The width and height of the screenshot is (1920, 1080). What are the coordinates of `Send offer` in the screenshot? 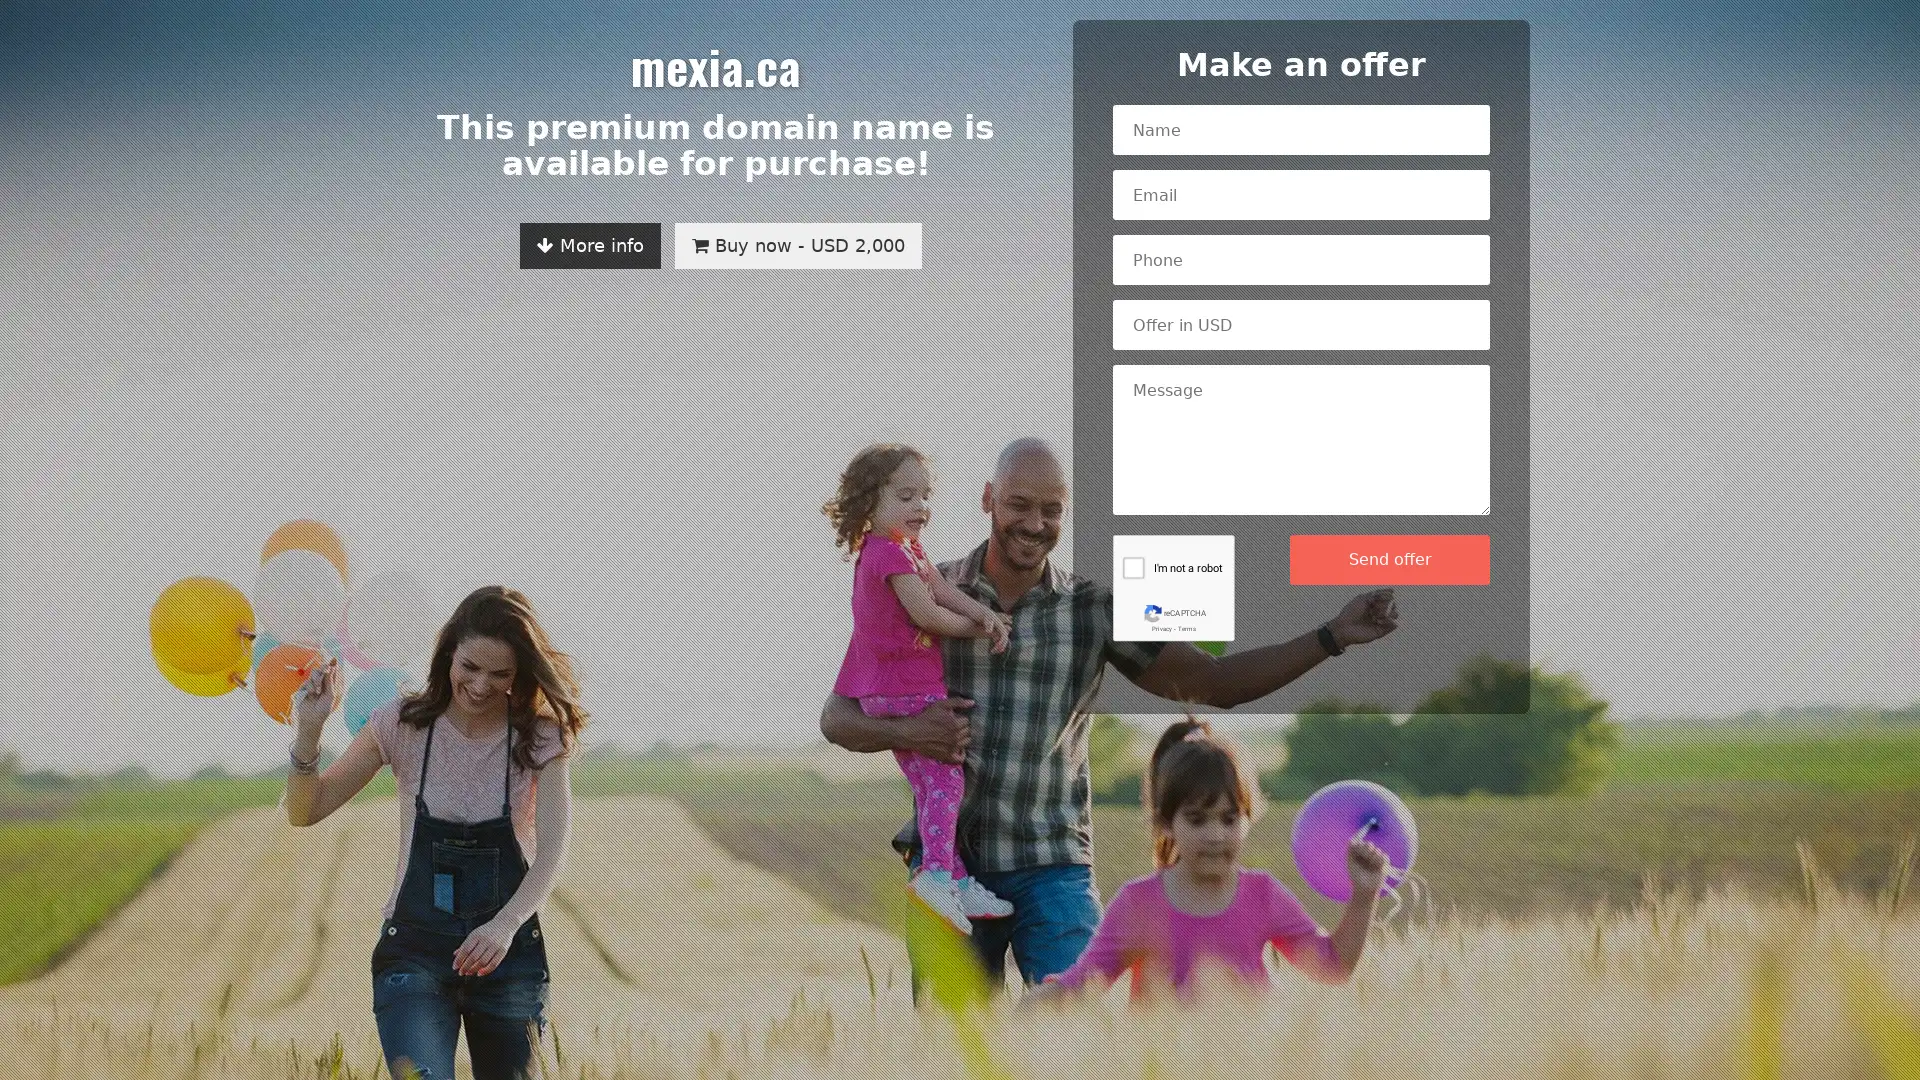 It's located at (1389, 559).